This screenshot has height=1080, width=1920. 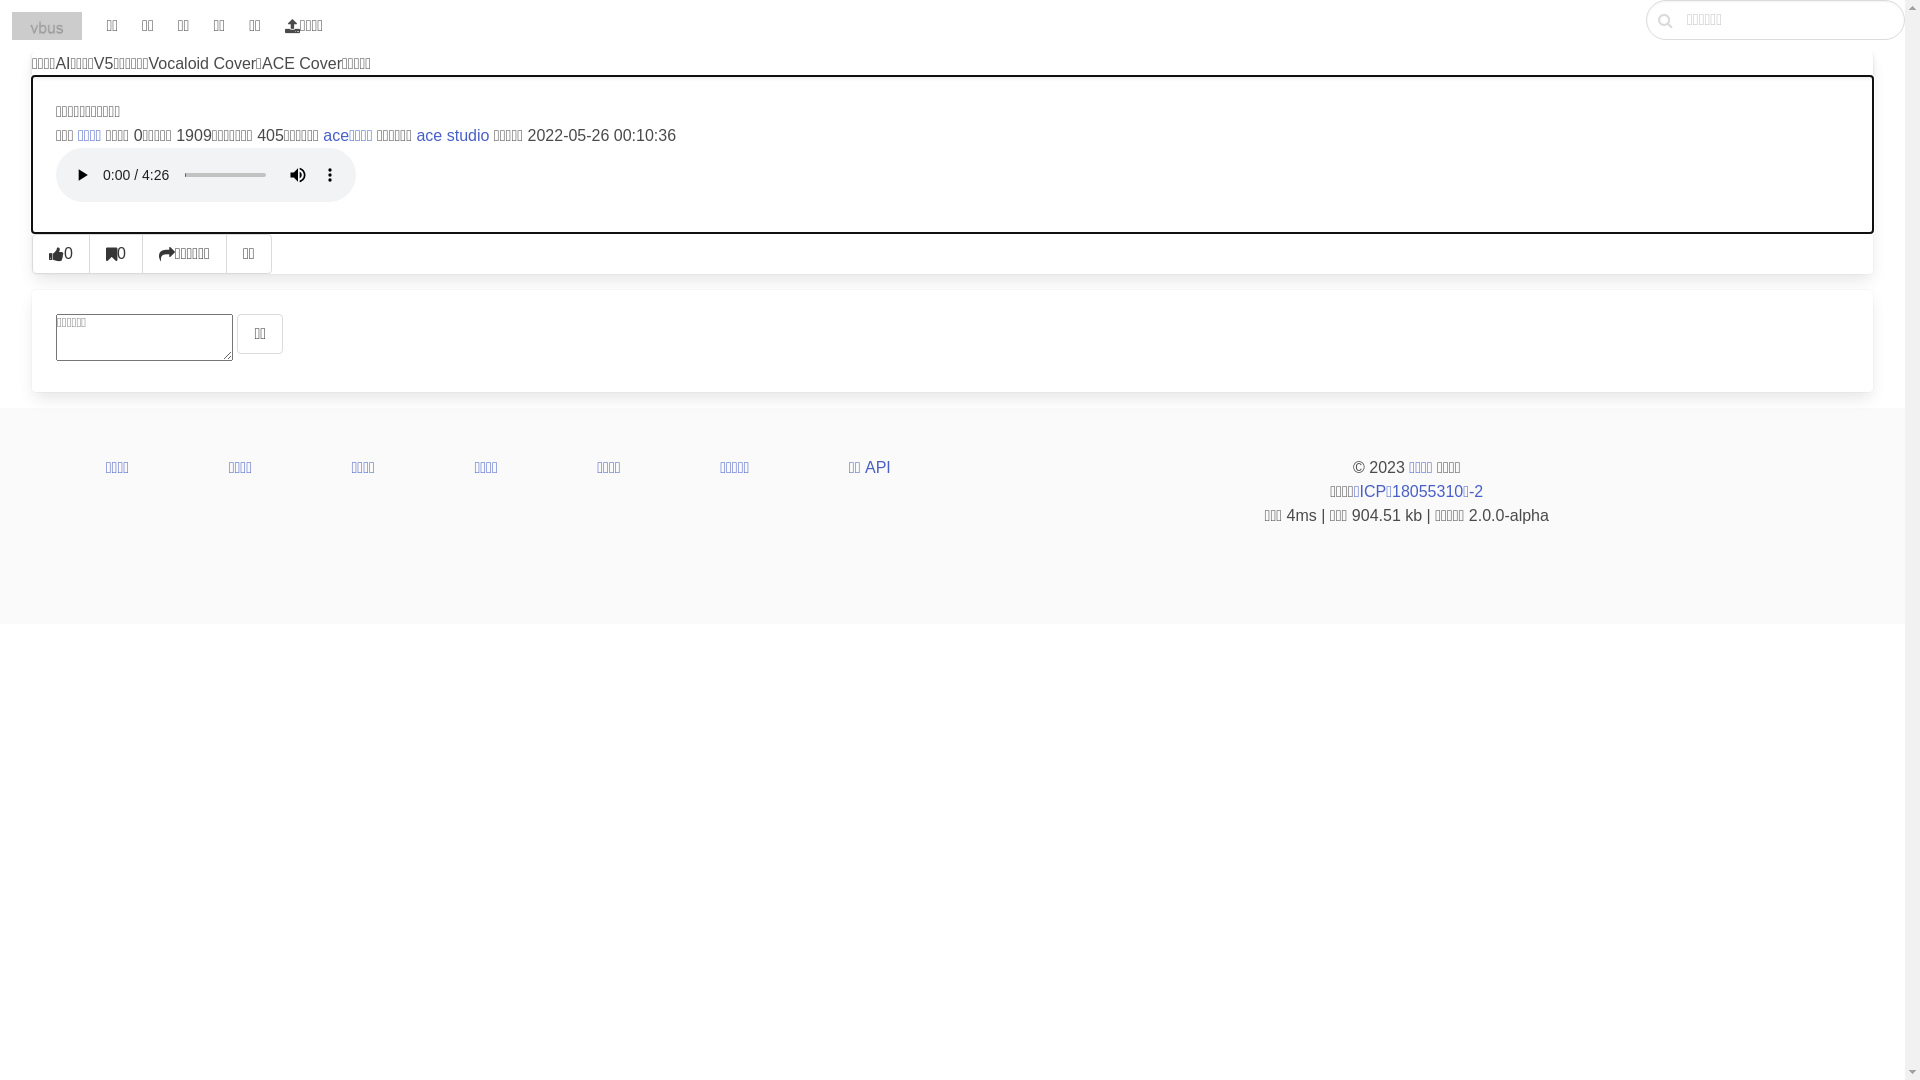 What do you see at coordinates (427, 135) in the screenshot?
I see `'ace'` at bounding box center [427, 135].